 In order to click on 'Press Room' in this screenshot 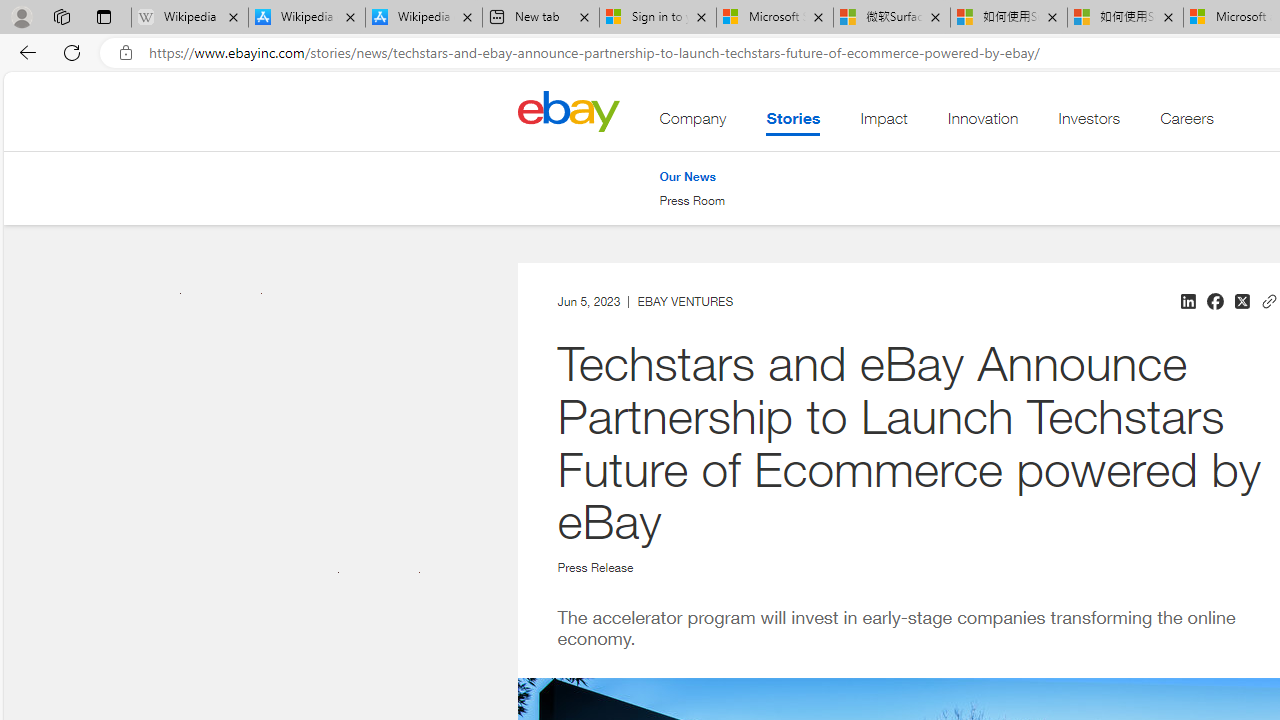, I will do `click(692, 201)`.